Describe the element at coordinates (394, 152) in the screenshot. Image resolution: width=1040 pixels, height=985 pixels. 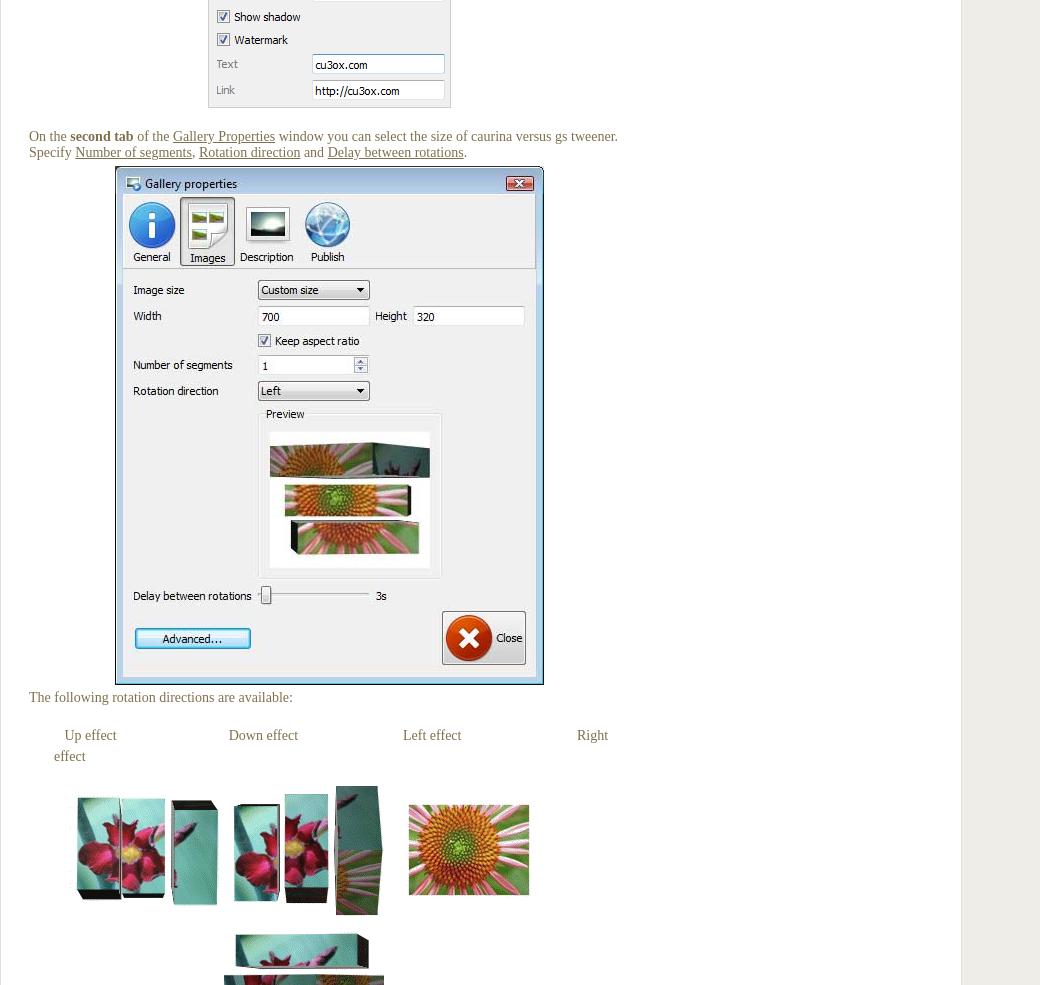
I see `'Delay between rotations'` at that location.